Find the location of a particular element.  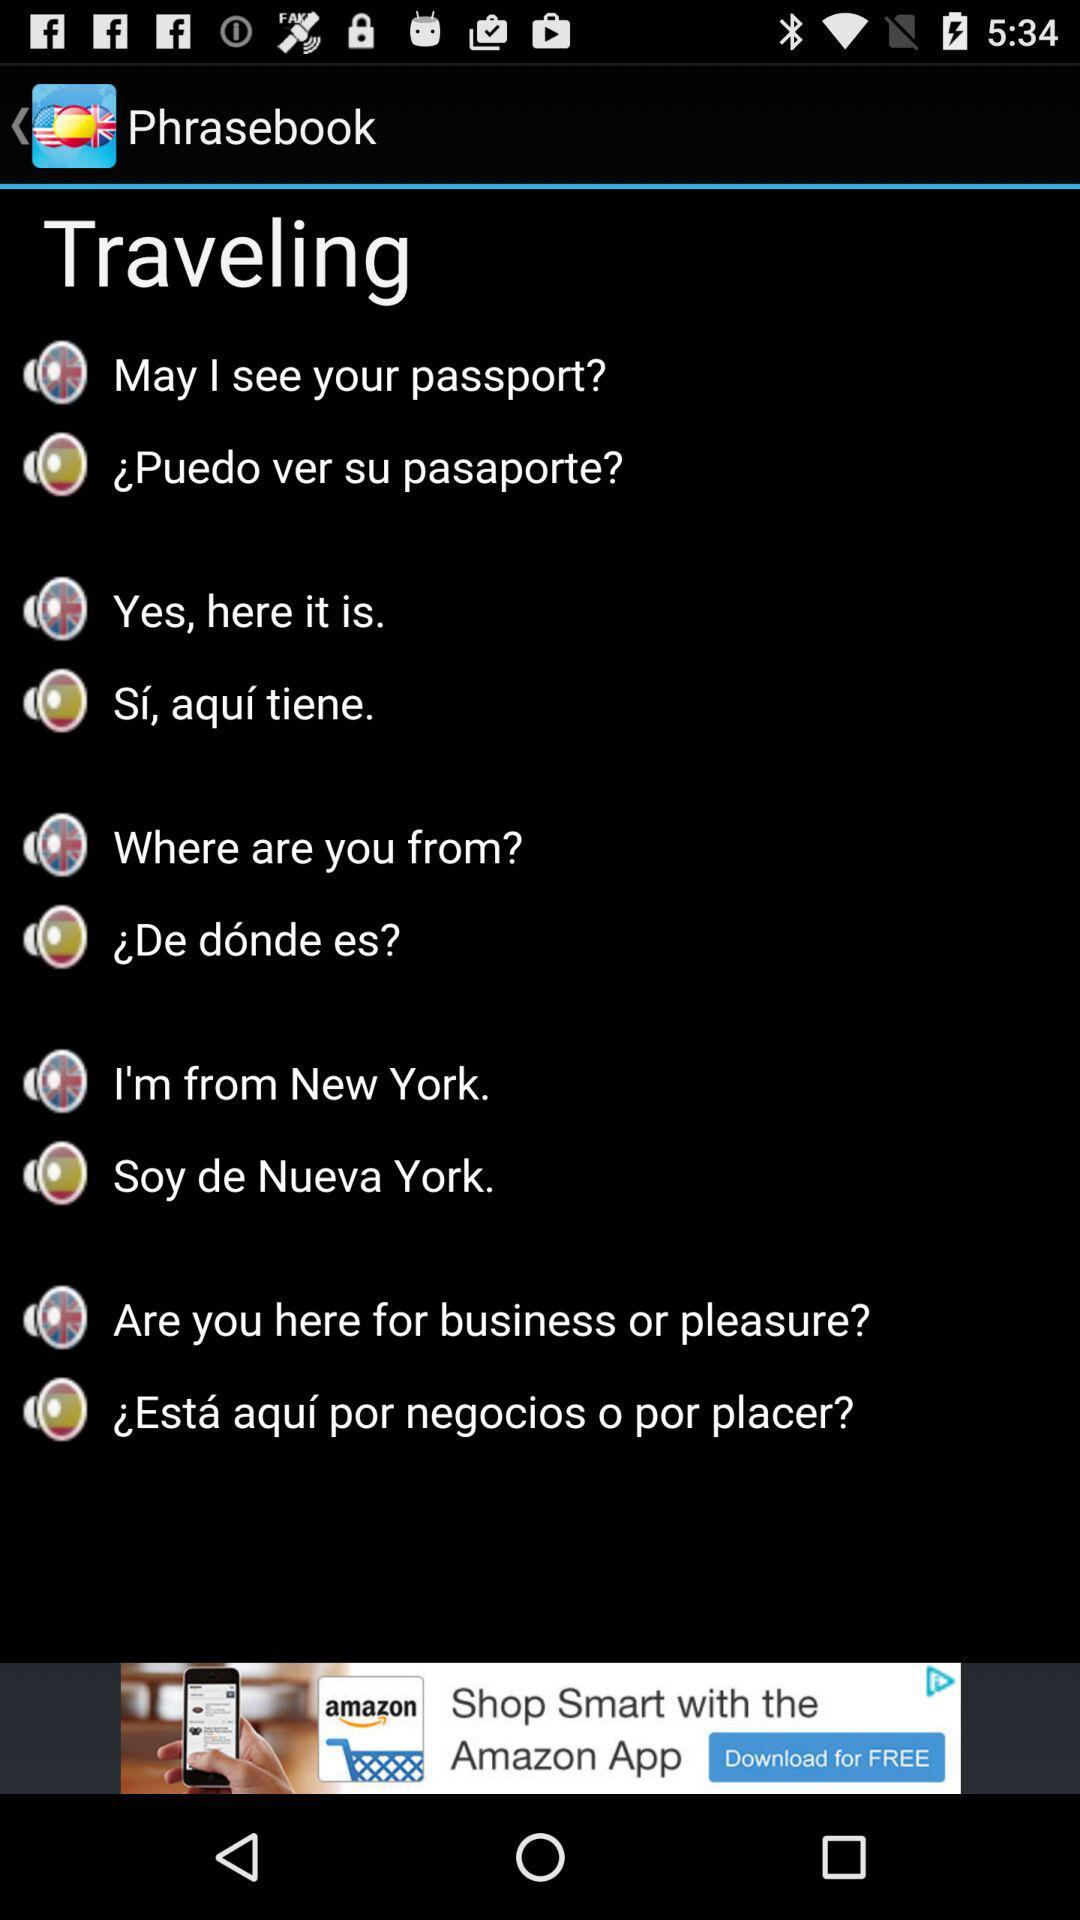

advertisement bar is located at coordinates (540, 1727).